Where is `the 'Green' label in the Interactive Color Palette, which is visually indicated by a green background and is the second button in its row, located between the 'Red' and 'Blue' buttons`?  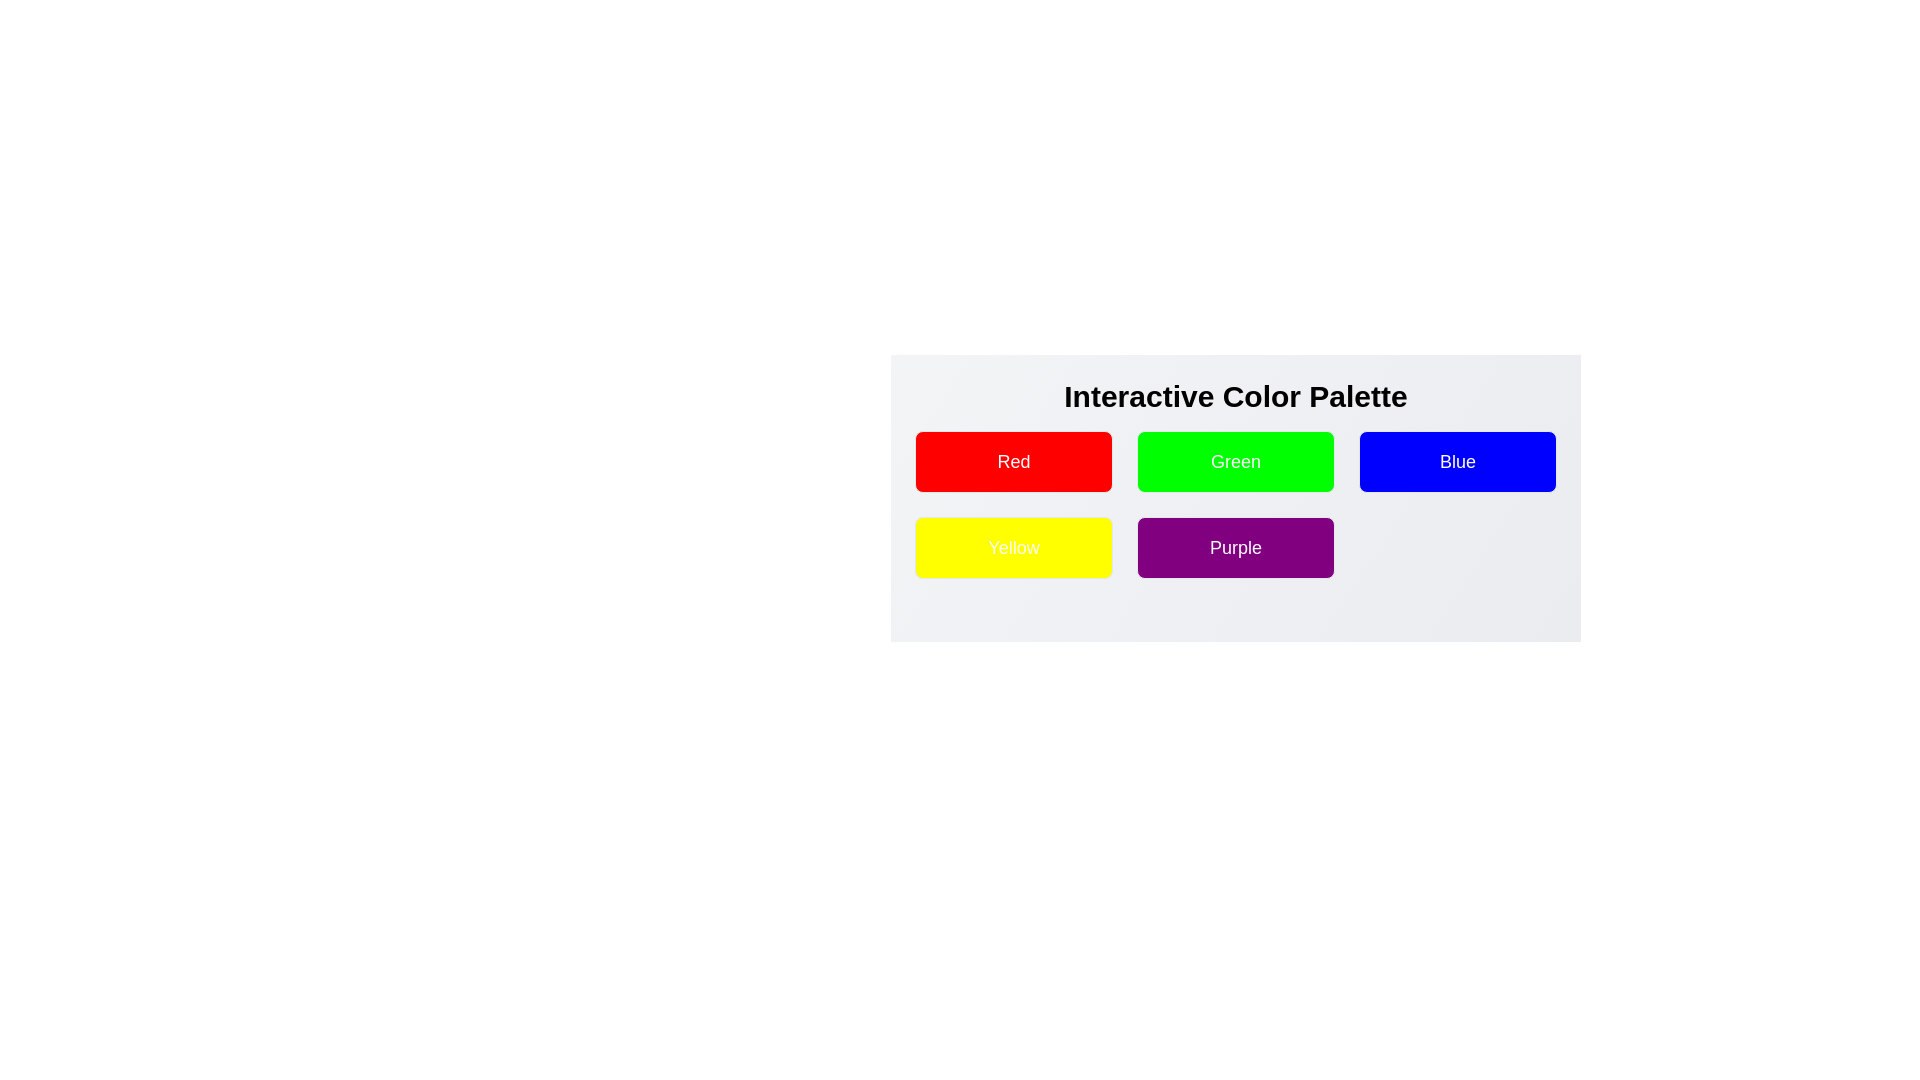
the 'Green' label in the Interactive Color Palette, which is visually indicated by a green background and is the second button in its row, located between the 'Red' and 'Blue' buttons is located at coordinates (1235, 462).